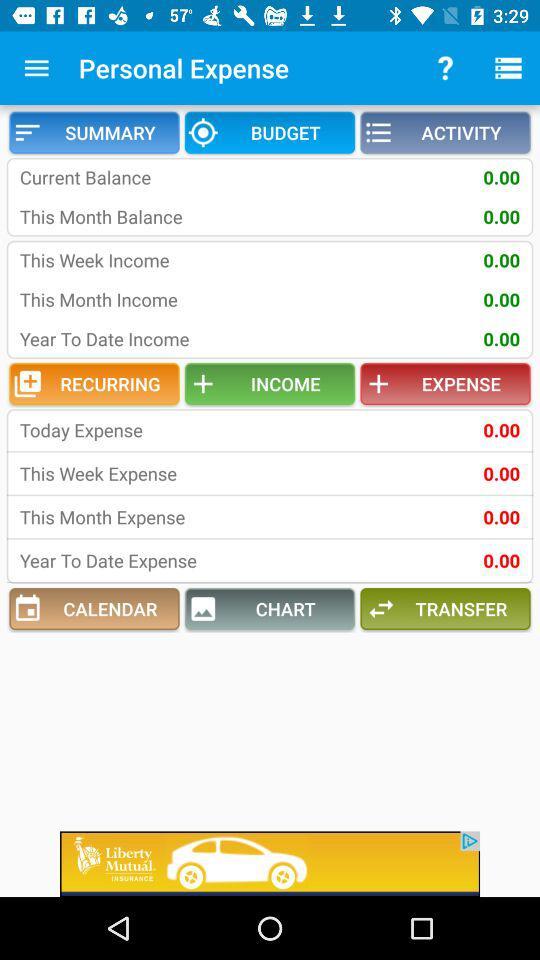 The image size is (540, 960). What do you see at coordinates (445, 608) in the screenshot?
I see `icon below the 0.00` at bounding box center [445, 608].